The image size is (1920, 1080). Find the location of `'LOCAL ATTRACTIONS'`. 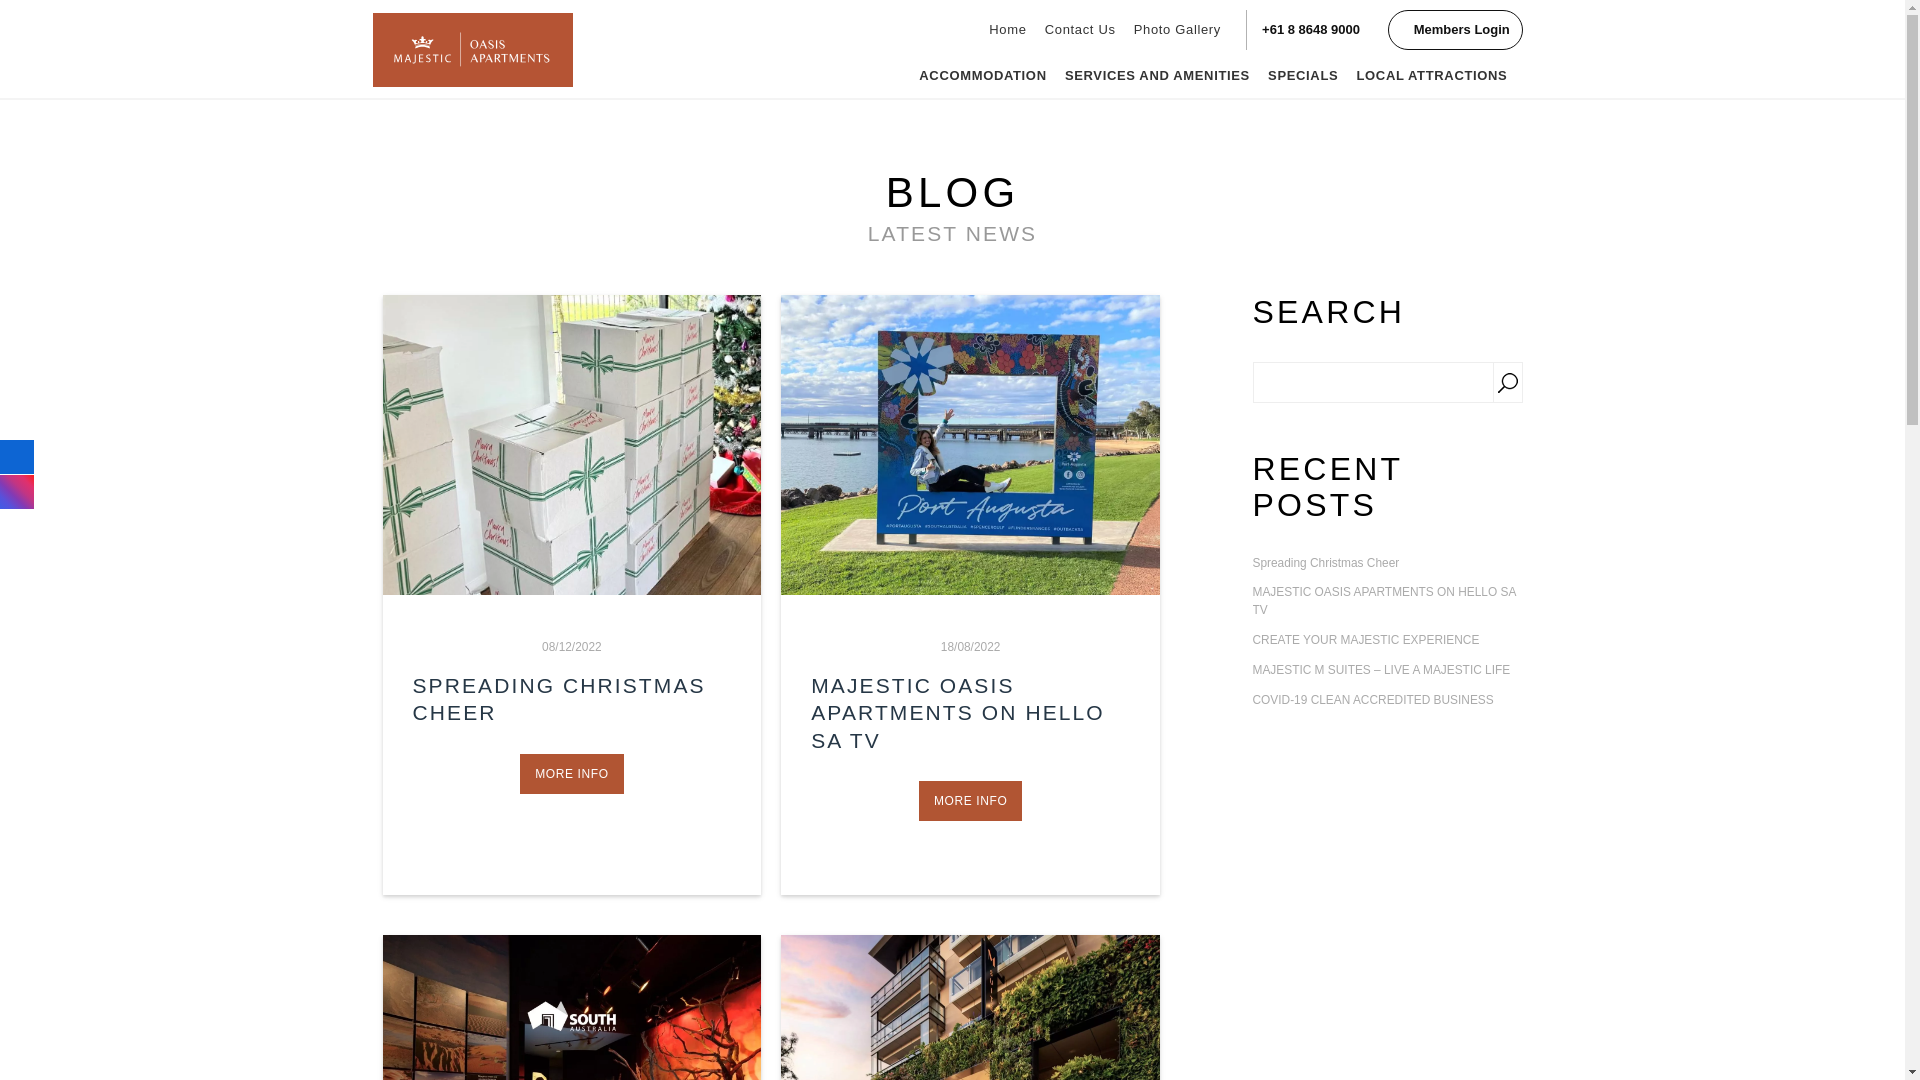

'LOCAL ATTRACTIONS' is located at coordinates (1430, 75).